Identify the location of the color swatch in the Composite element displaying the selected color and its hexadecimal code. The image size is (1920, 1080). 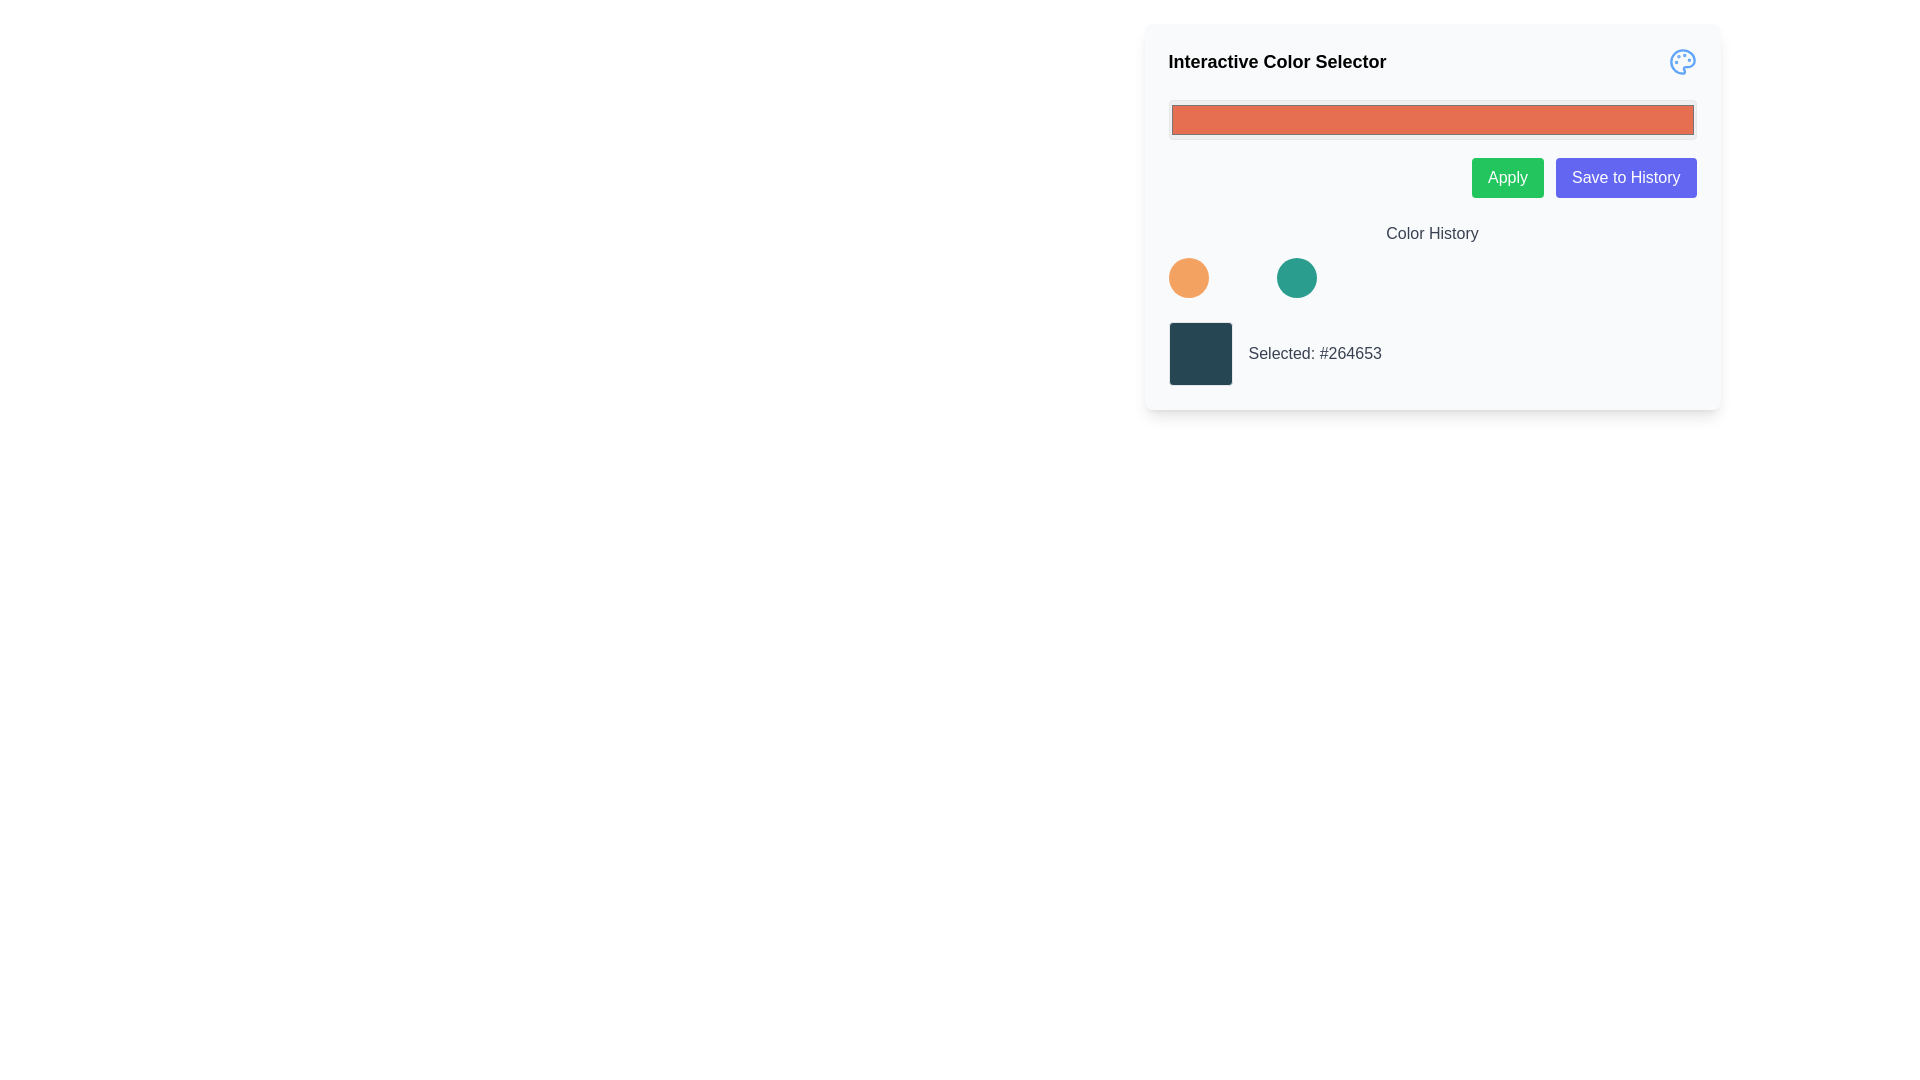
(1431, 353).